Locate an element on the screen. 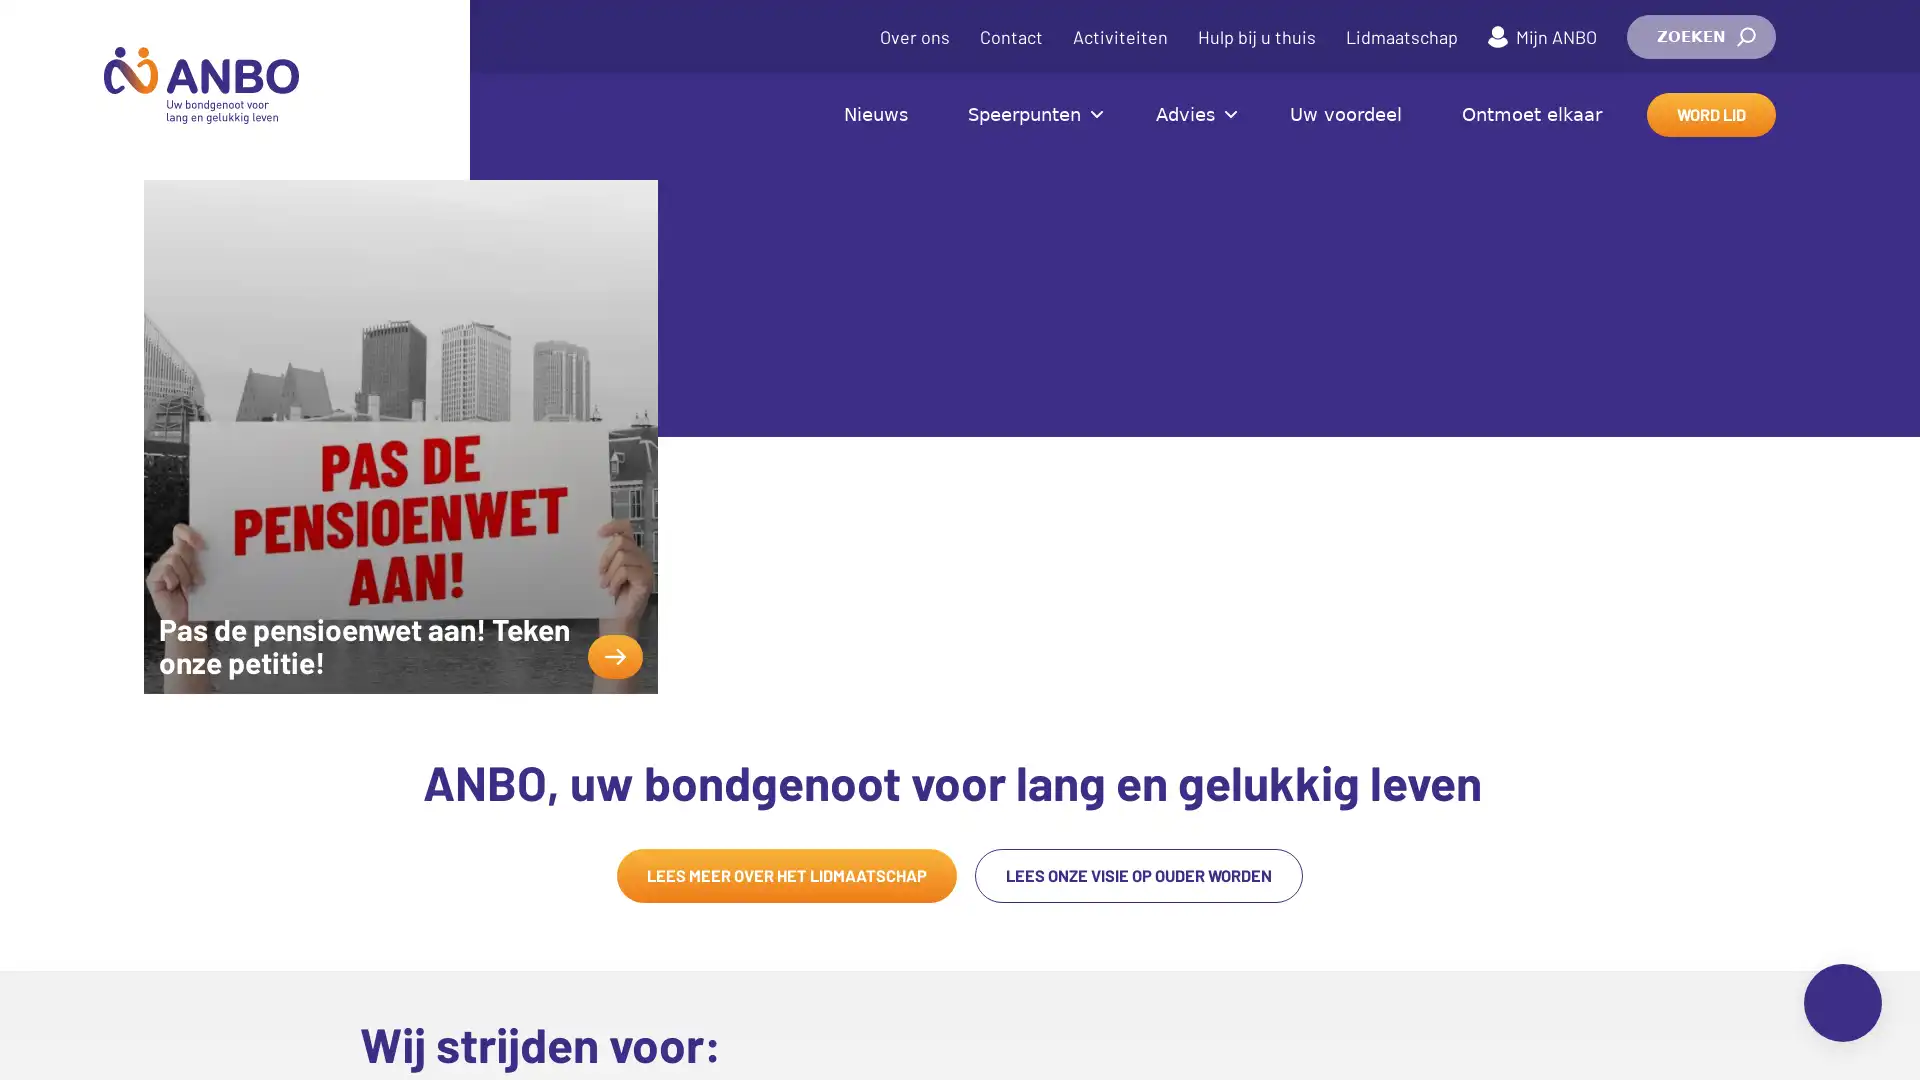 The image size is (1920, 1080). ZOEKEN is located at coordinates (1700, 37).